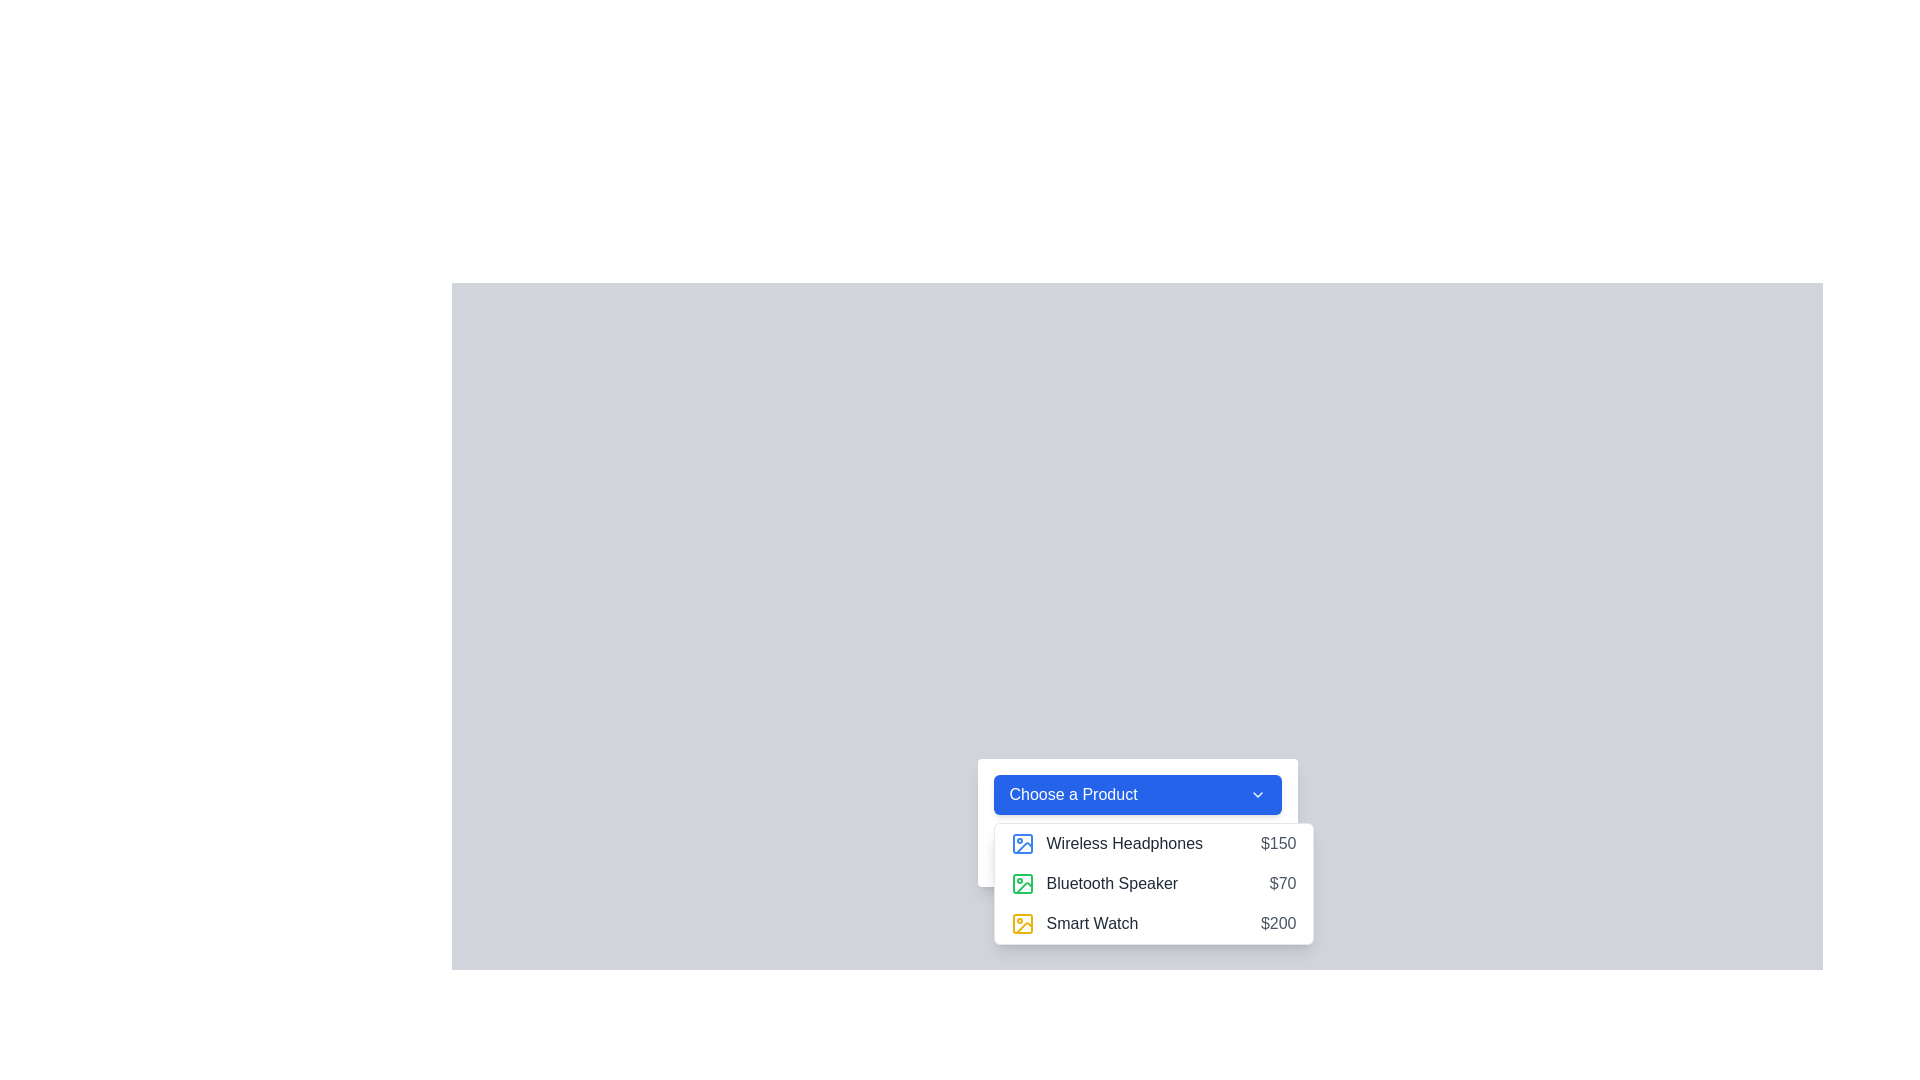 The image size is (1920, 1080). Describe the element at coordinates (1072, 793) in the screenshot. I see `text label displaying 'Choose a Product', which is styled in white text against a blue background and serves as a header for the dropdown menu` at that location.